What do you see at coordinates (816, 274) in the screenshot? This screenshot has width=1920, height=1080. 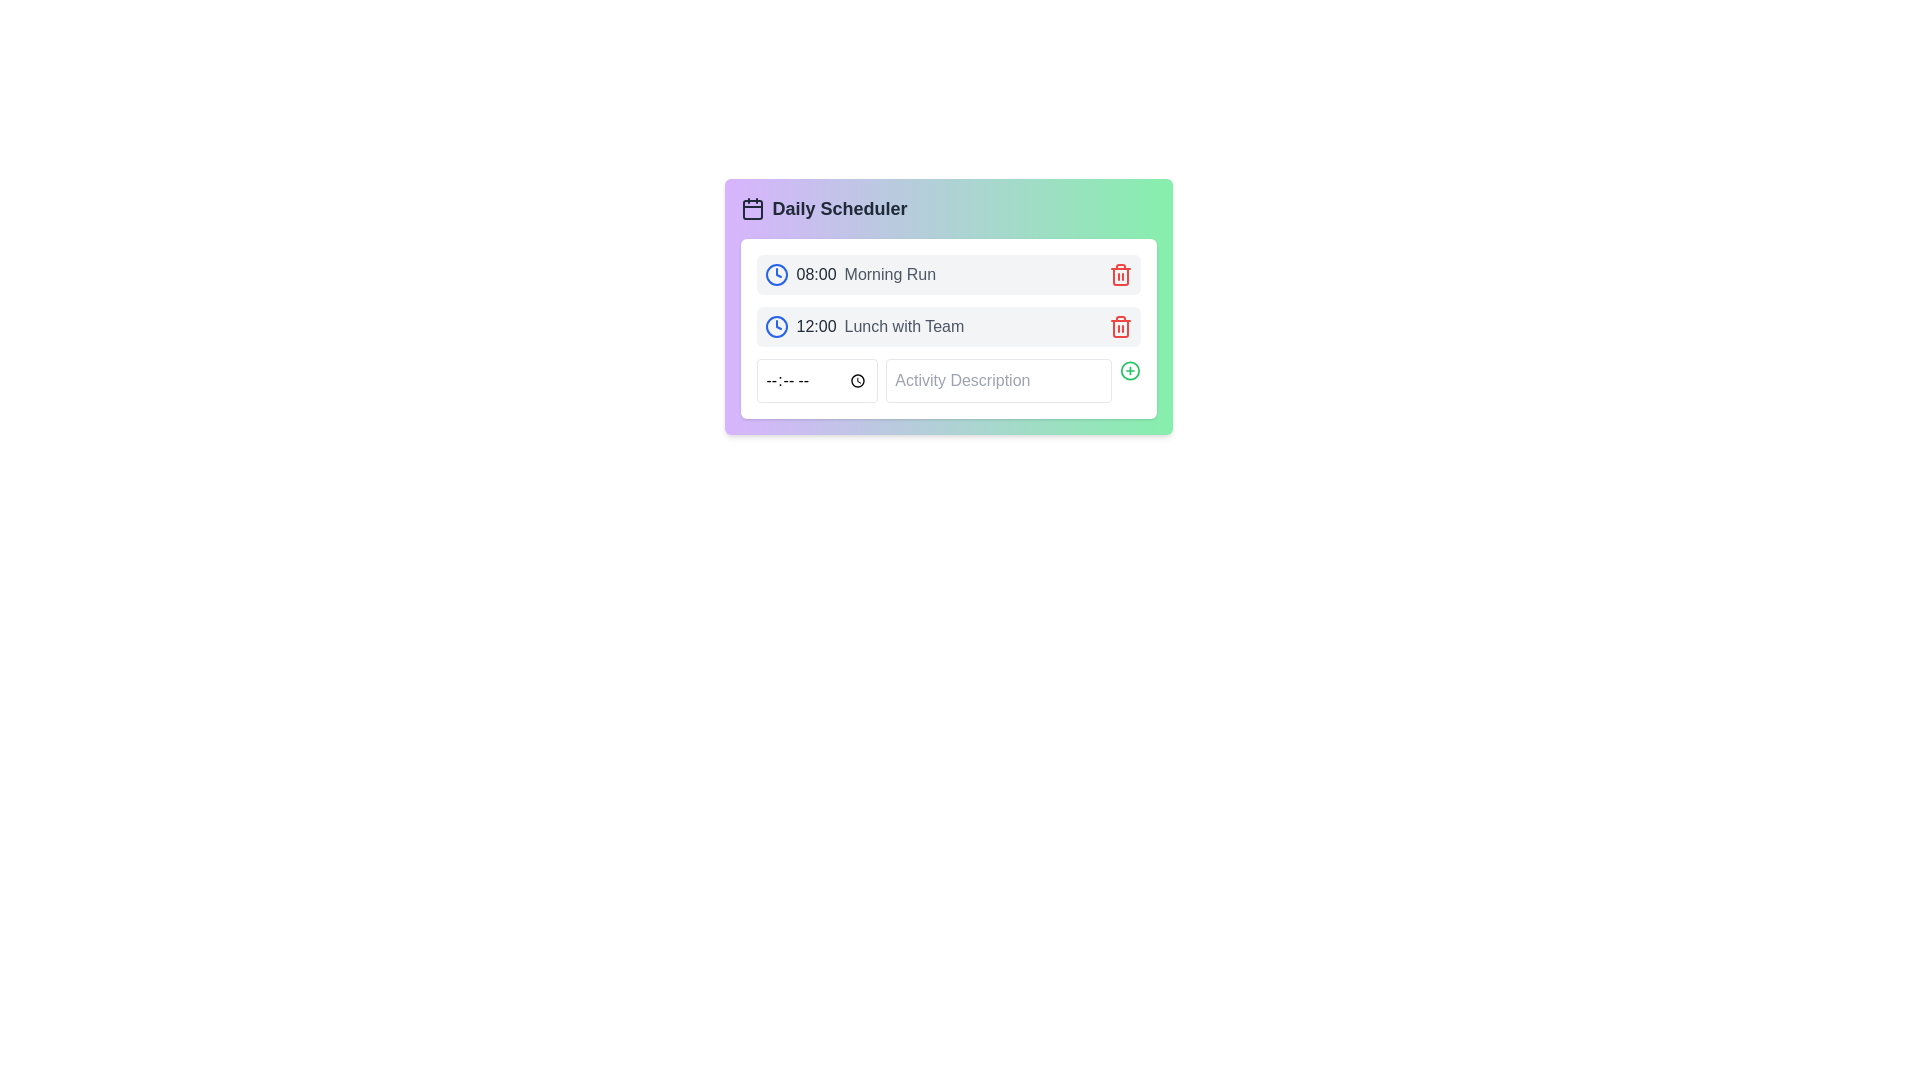 I see `the non-interactive Text Label displaying the scheduled time for the activity 'Morning Run' in the Daily Scheduler interface` at bounding box center [816, 274].